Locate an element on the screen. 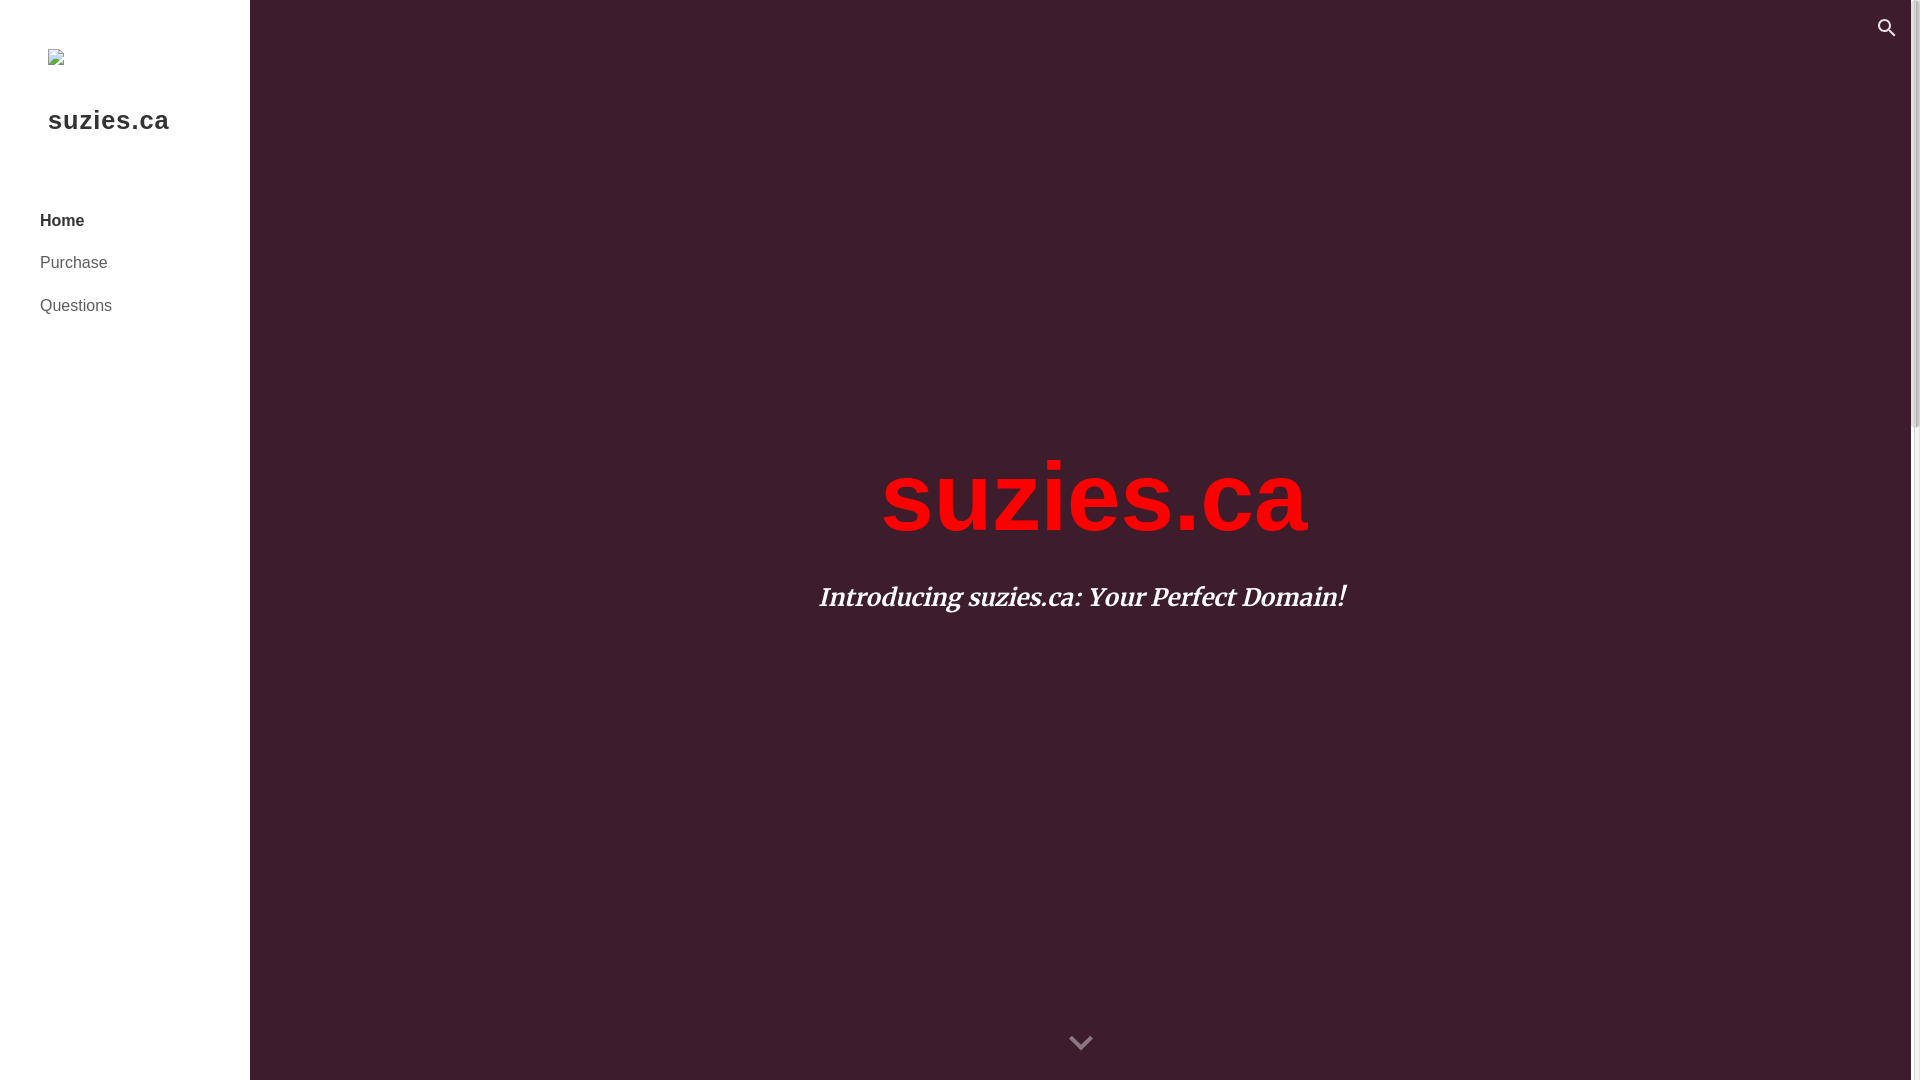 The height and width of the screenshot is (1080, 1920). 'Purchase' is located at coordinates (136, 261).